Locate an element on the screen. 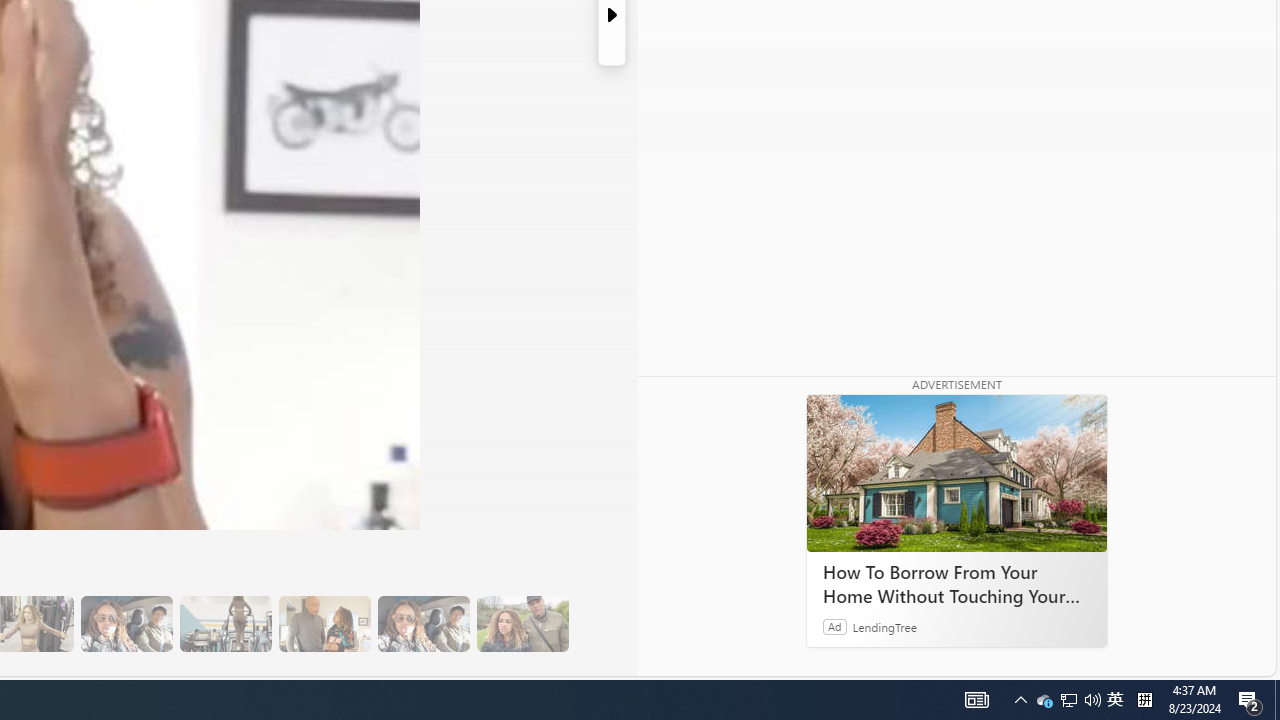 This screenshot has width=1280, height=720. 'Ad' is located at coordinates (835, 625).